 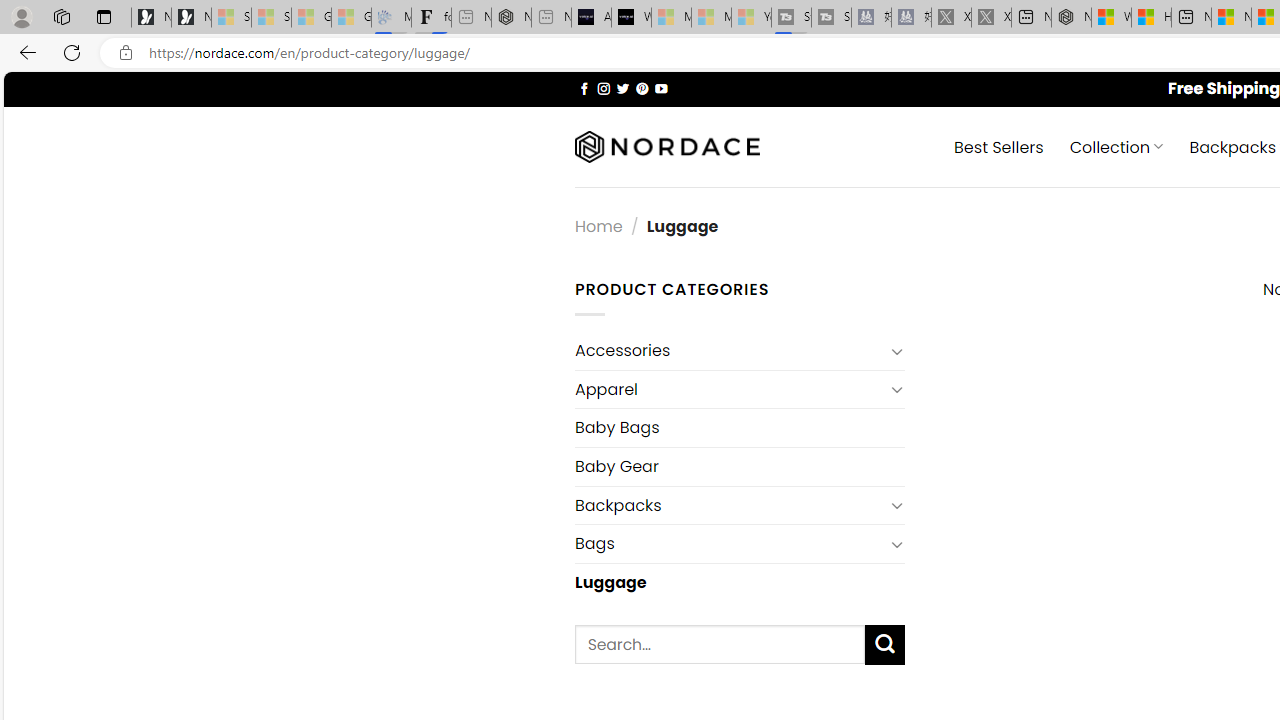 I want to click on 'Microsoft Start - Sleeping', so click(x=711, y=17).